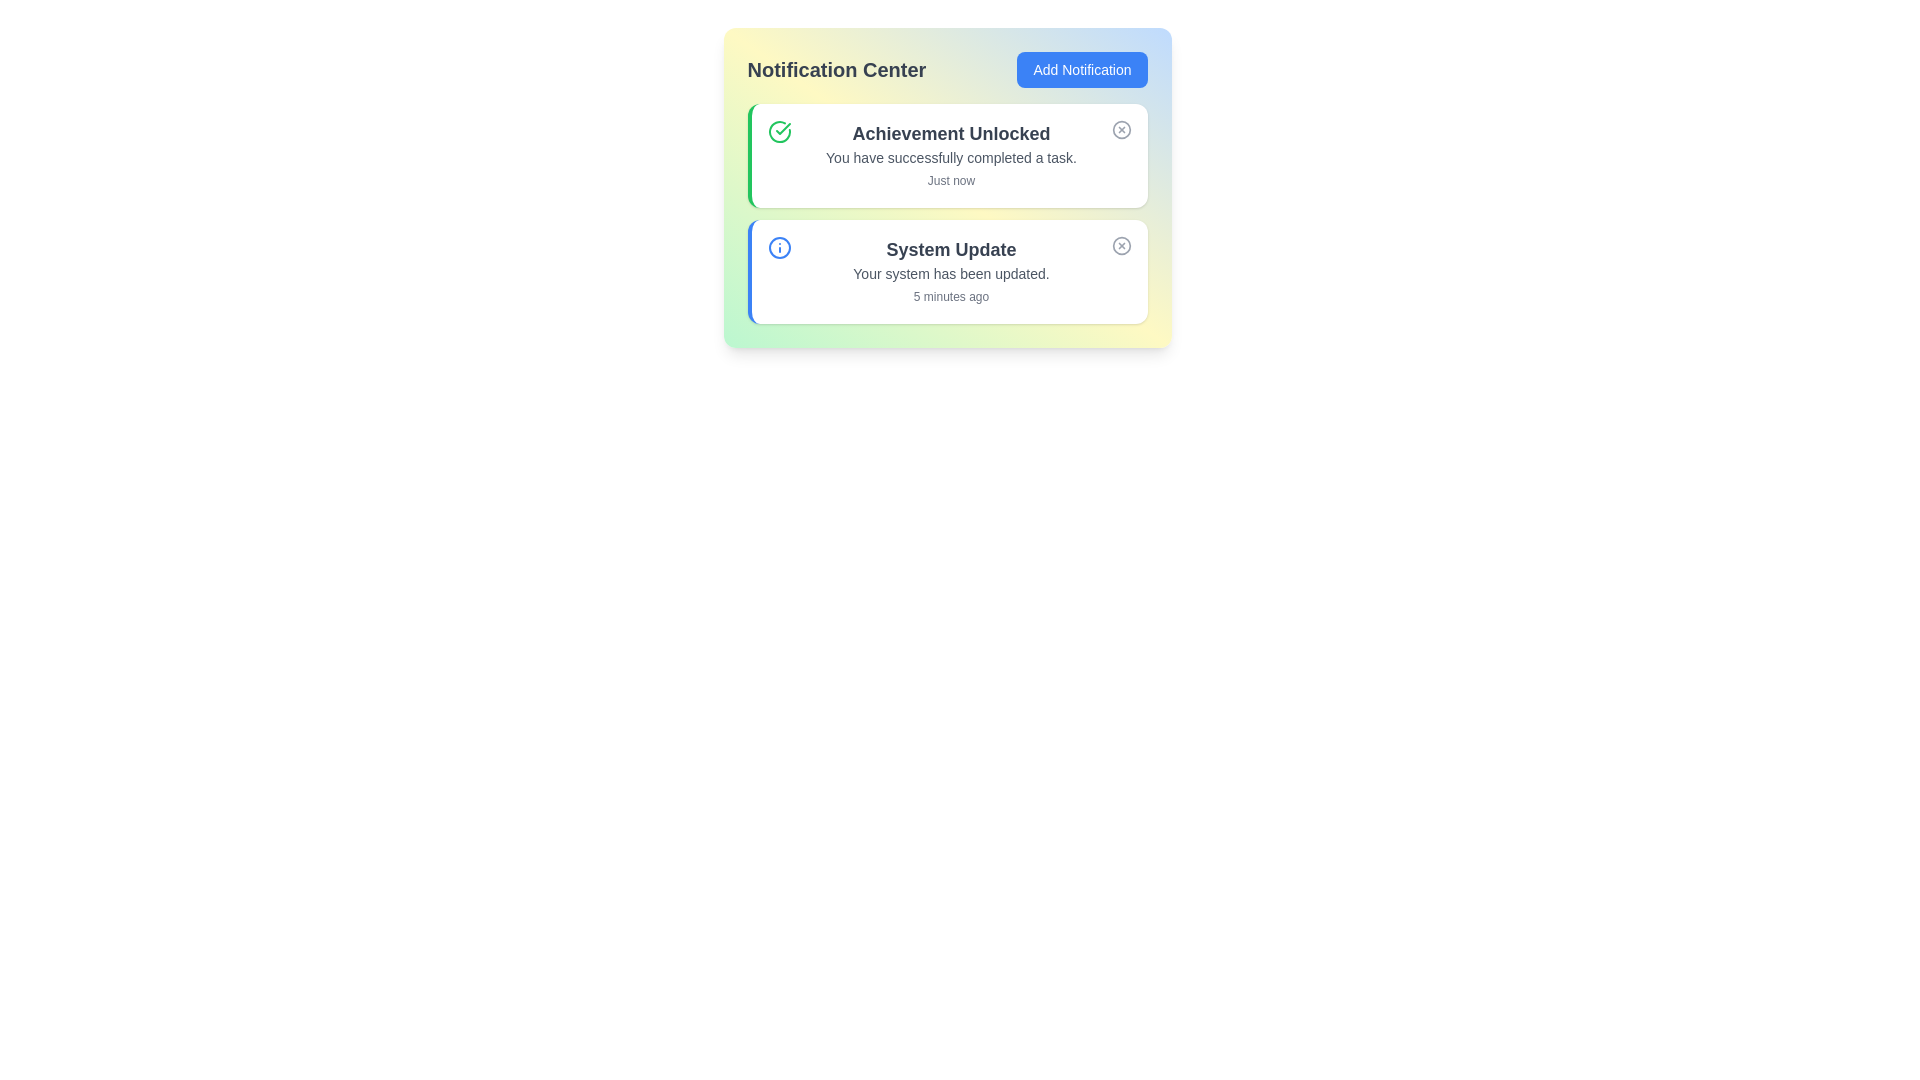  I want to click on informational text indicating the time elapsed since the 'System Update' notification was created or received, located at the bottom-right of the notification, so click(950, 297).